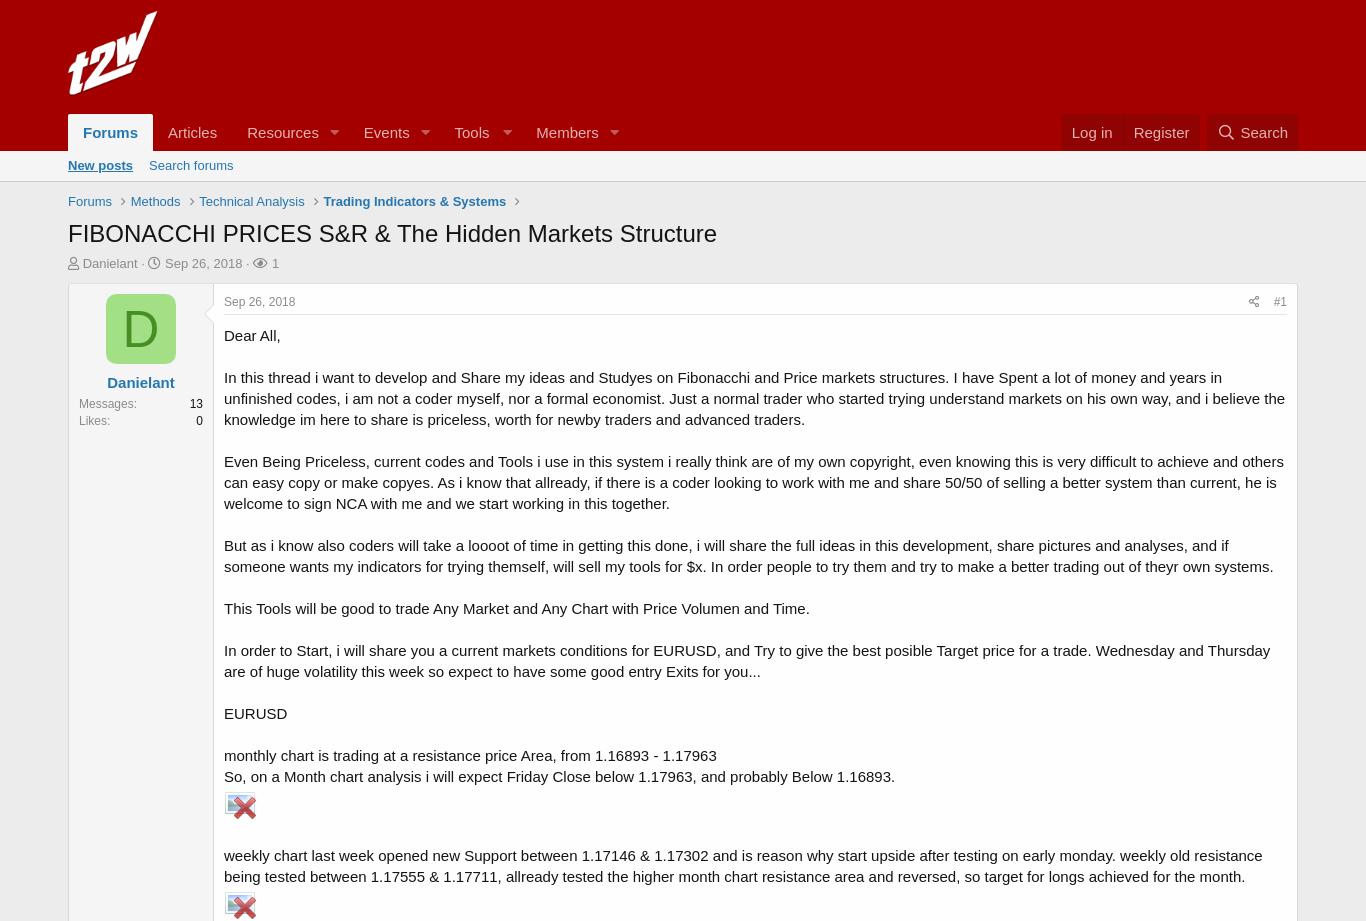 The image size is (1366, 921). Describe the element at coordinates (223, 555) in the screenshot. I see `'But as i know also coders will take a loooot of time in getting this done, i will share the full ideas in this development, share pictures and analyses, and if someone wants my indicators for trying themself, will sell my tools for $x. In order people to try them and try to make a better trading out of theyr own systems.'` at that location.